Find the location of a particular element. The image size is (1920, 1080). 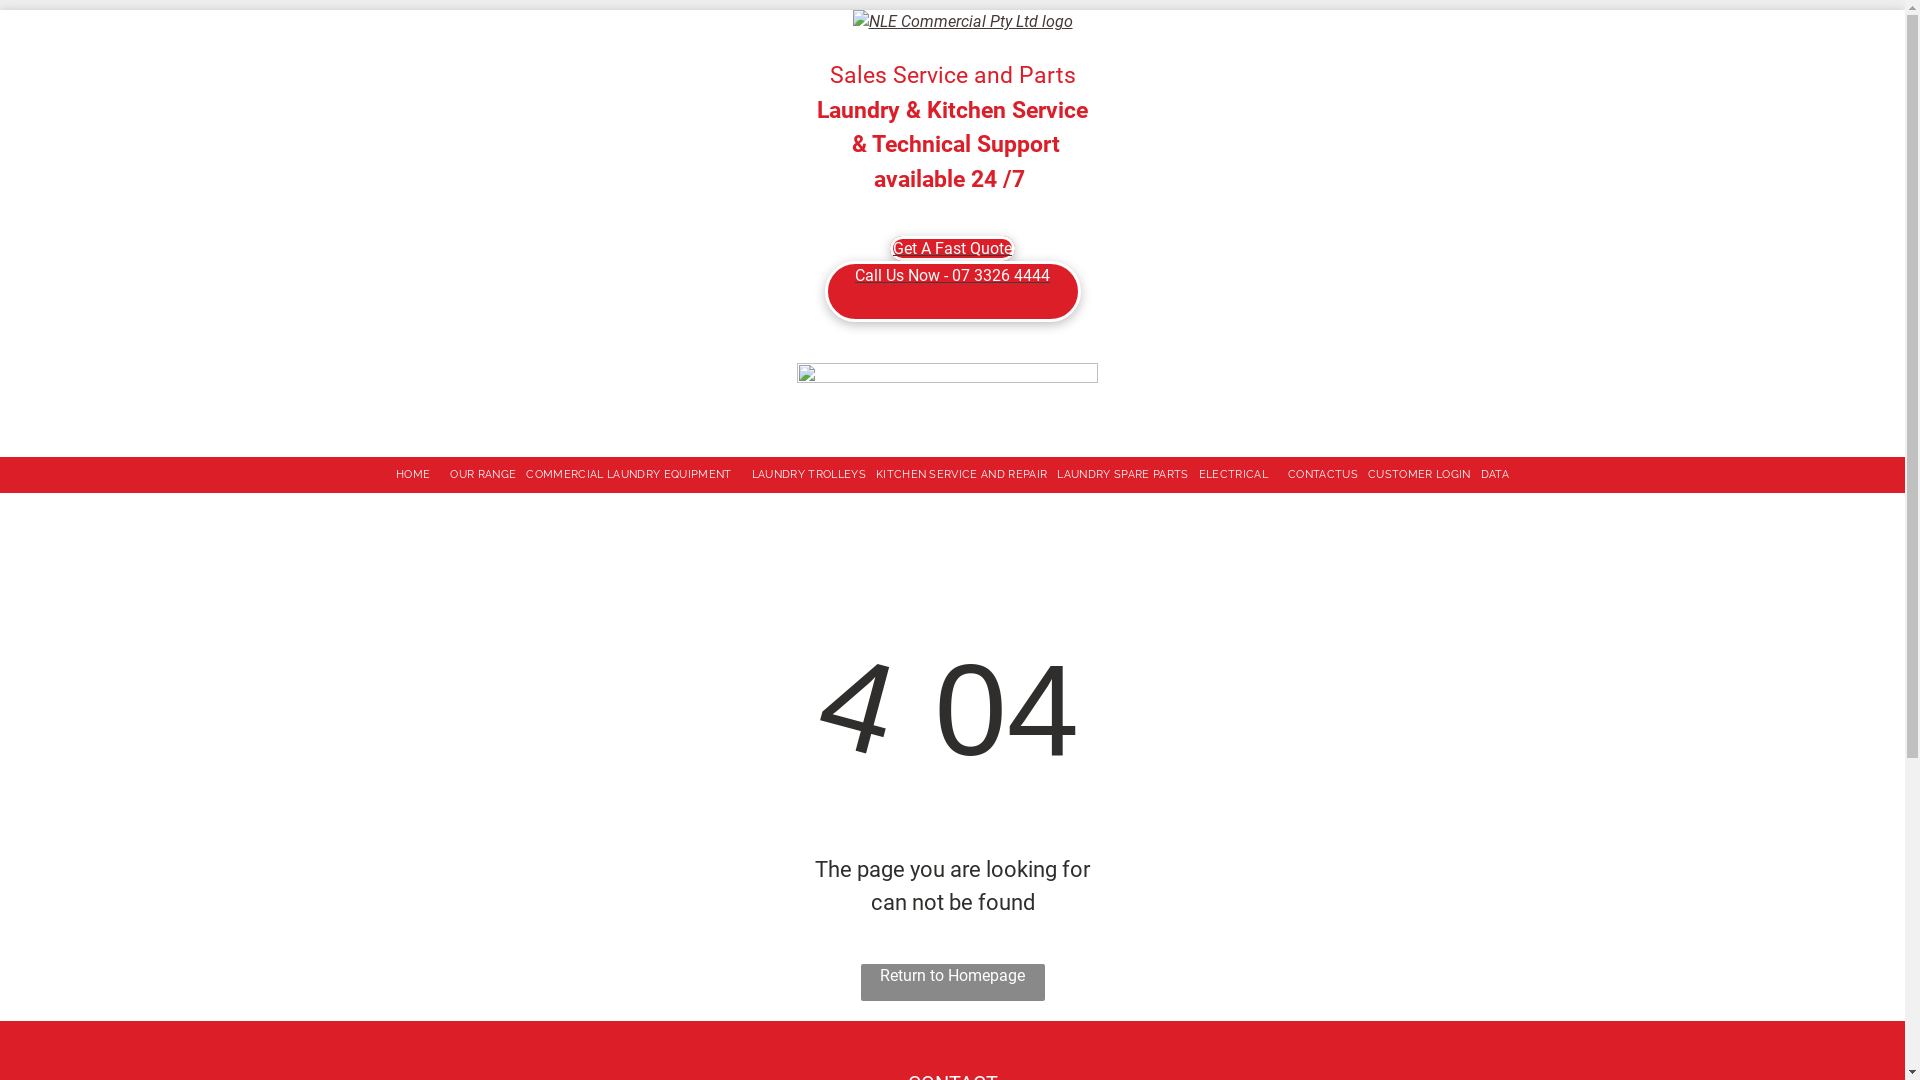

'COMMERCIAL LAUNDRY EQUIPMENT' is located at coordinates (632, 475).